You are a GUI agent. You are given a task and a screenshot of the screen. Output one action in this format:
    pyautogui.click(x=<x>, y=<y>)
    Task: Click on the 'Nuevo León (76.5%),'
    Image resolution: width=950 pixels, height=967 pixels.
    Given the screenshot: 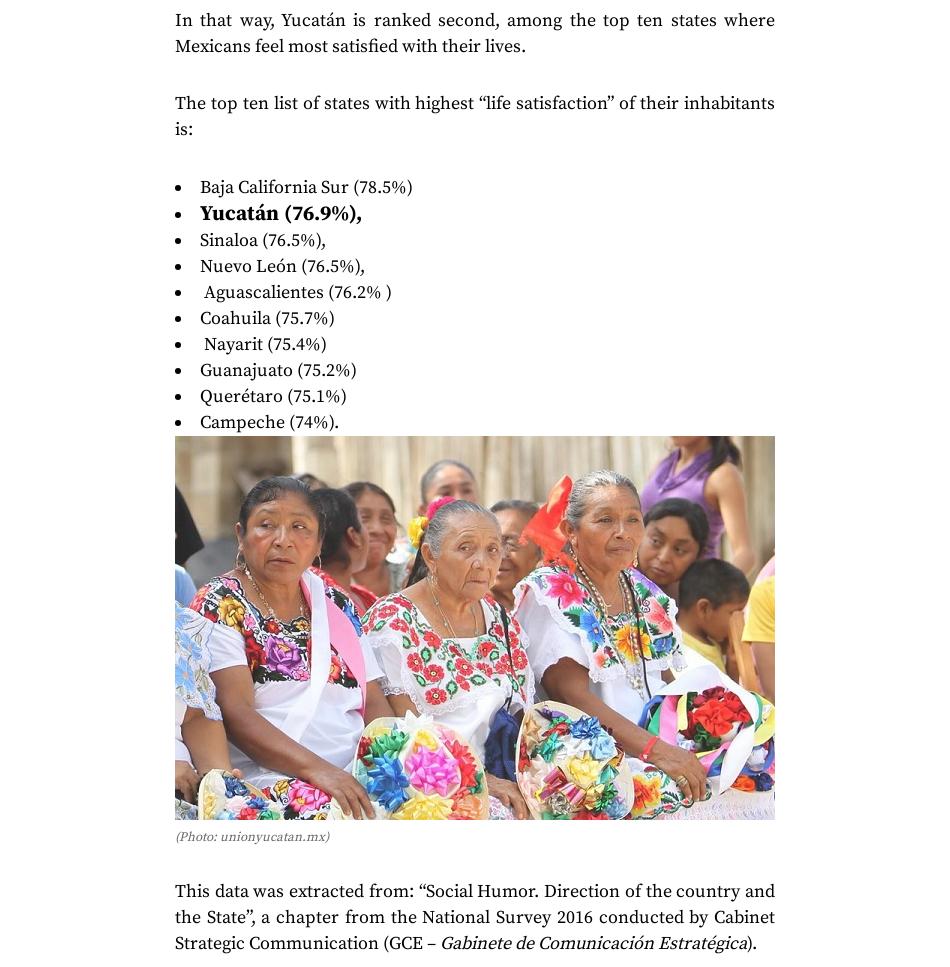 What is the action you would take?
    pyautogui.click(x=281, y=264)
    